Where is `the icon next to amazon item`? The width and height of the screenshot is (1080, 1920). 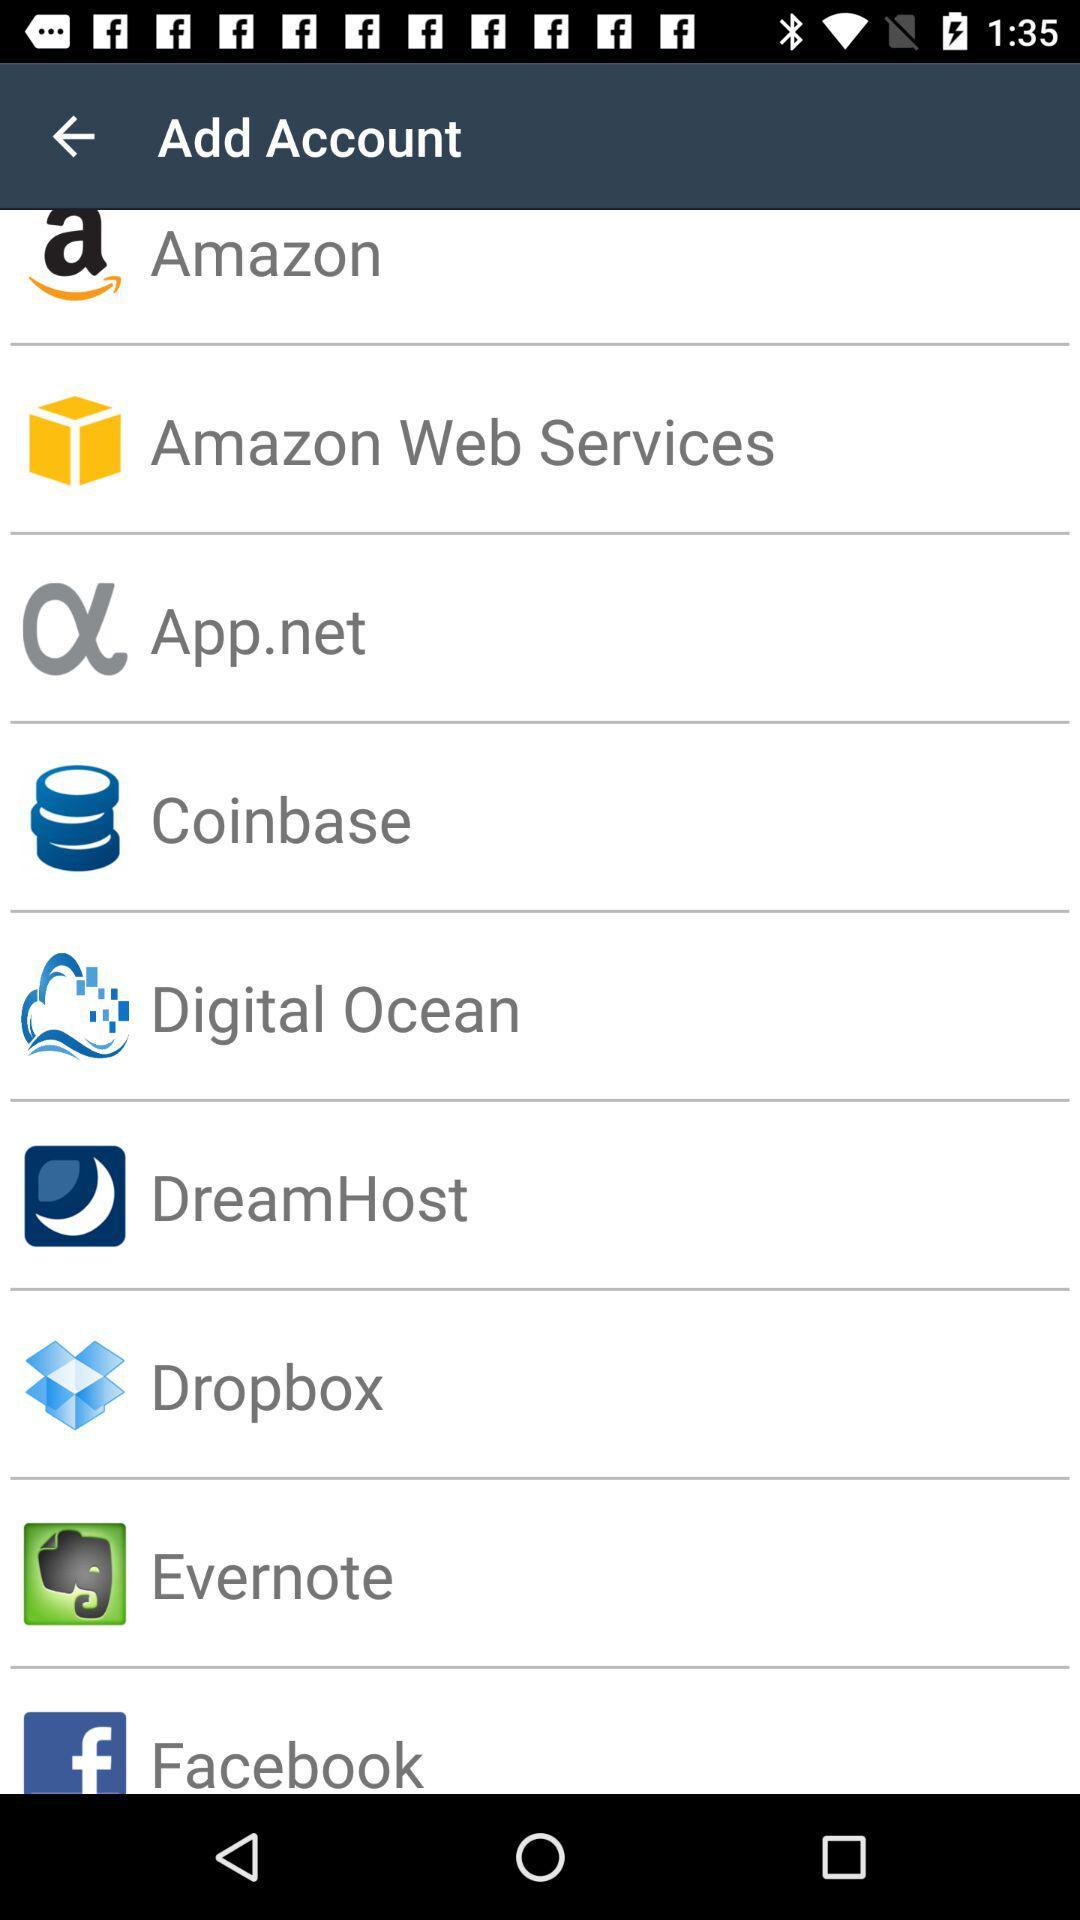 the icon next to amazon item is located at coordinates (72, 135).